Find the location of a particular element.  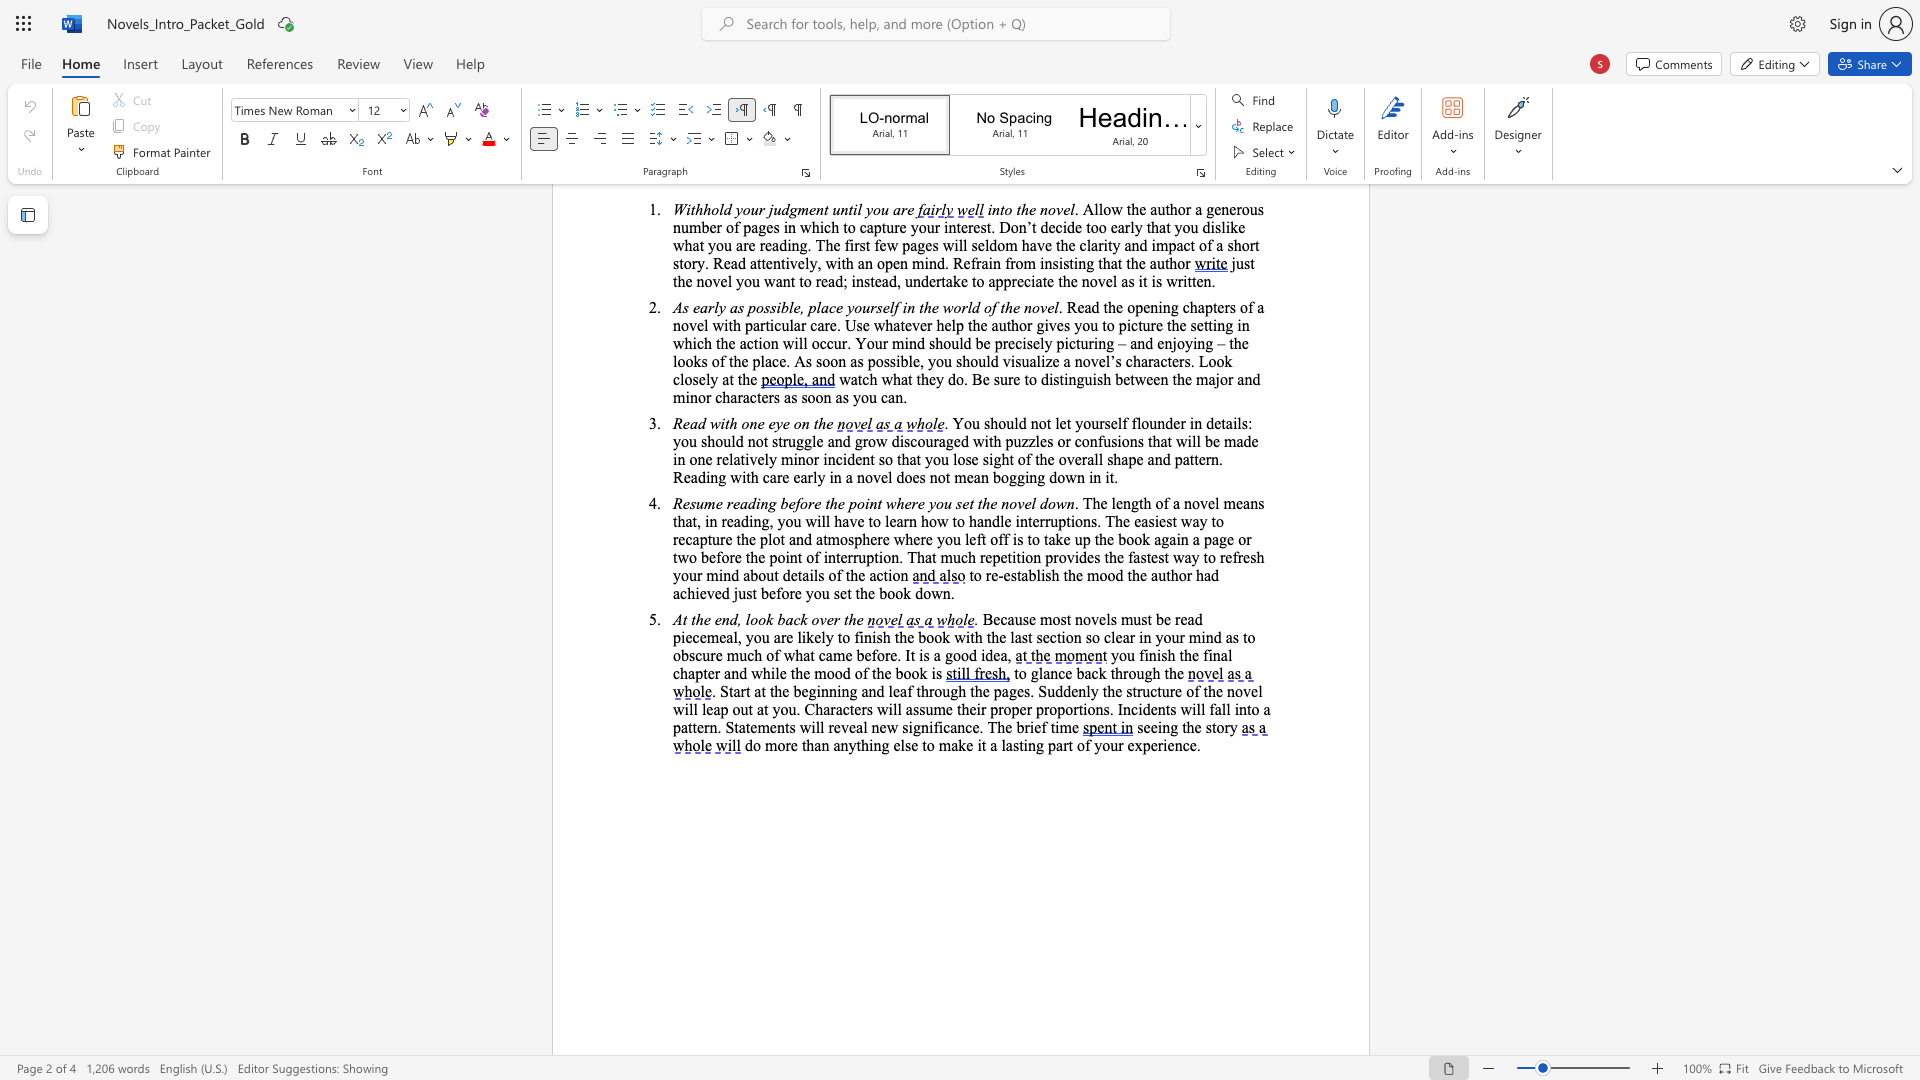

the subset text "inal c" within the text "final chapter" is located at coordinates (1207, 655).